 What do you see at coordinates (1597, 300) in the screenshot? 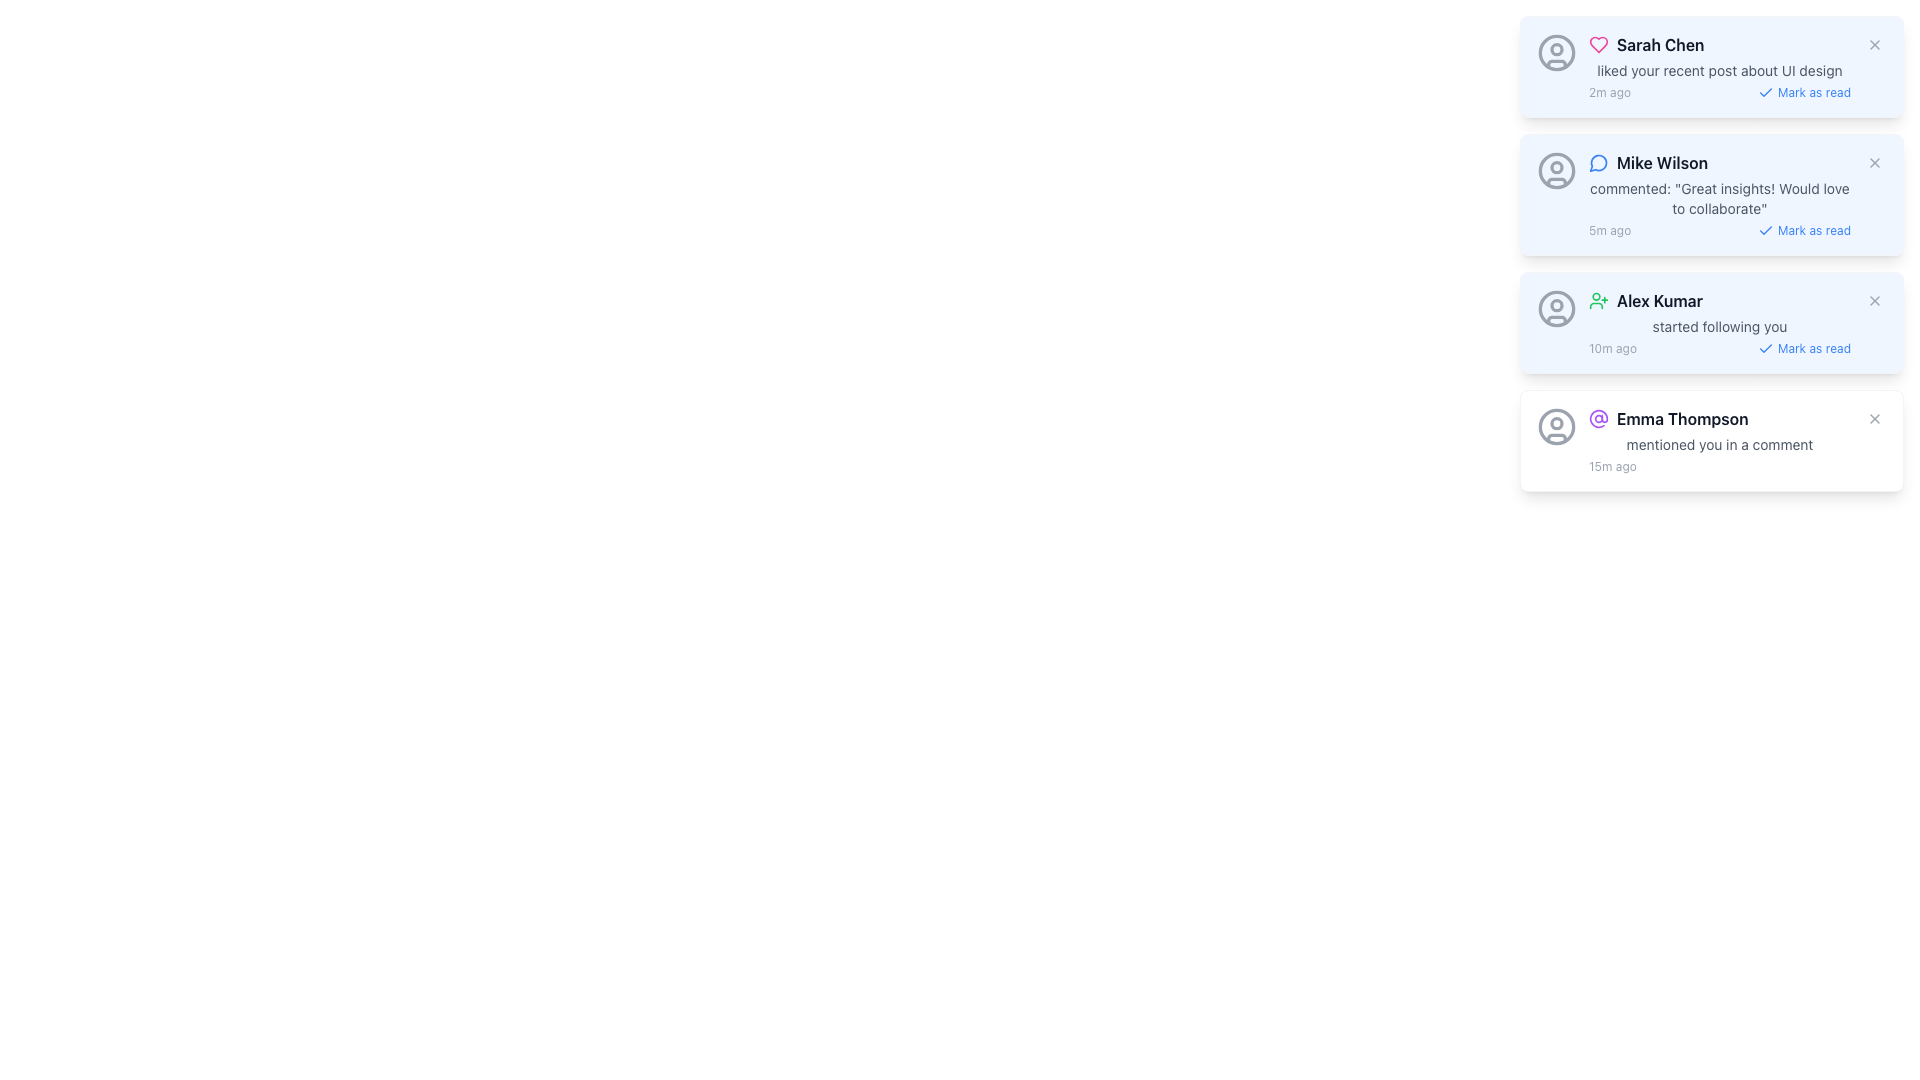
I see `the green user silhouette icon with a plus sign, located to the left of the text 'Alex Kumar' in the third notification card from the top` at bounding box center [1597, 300].